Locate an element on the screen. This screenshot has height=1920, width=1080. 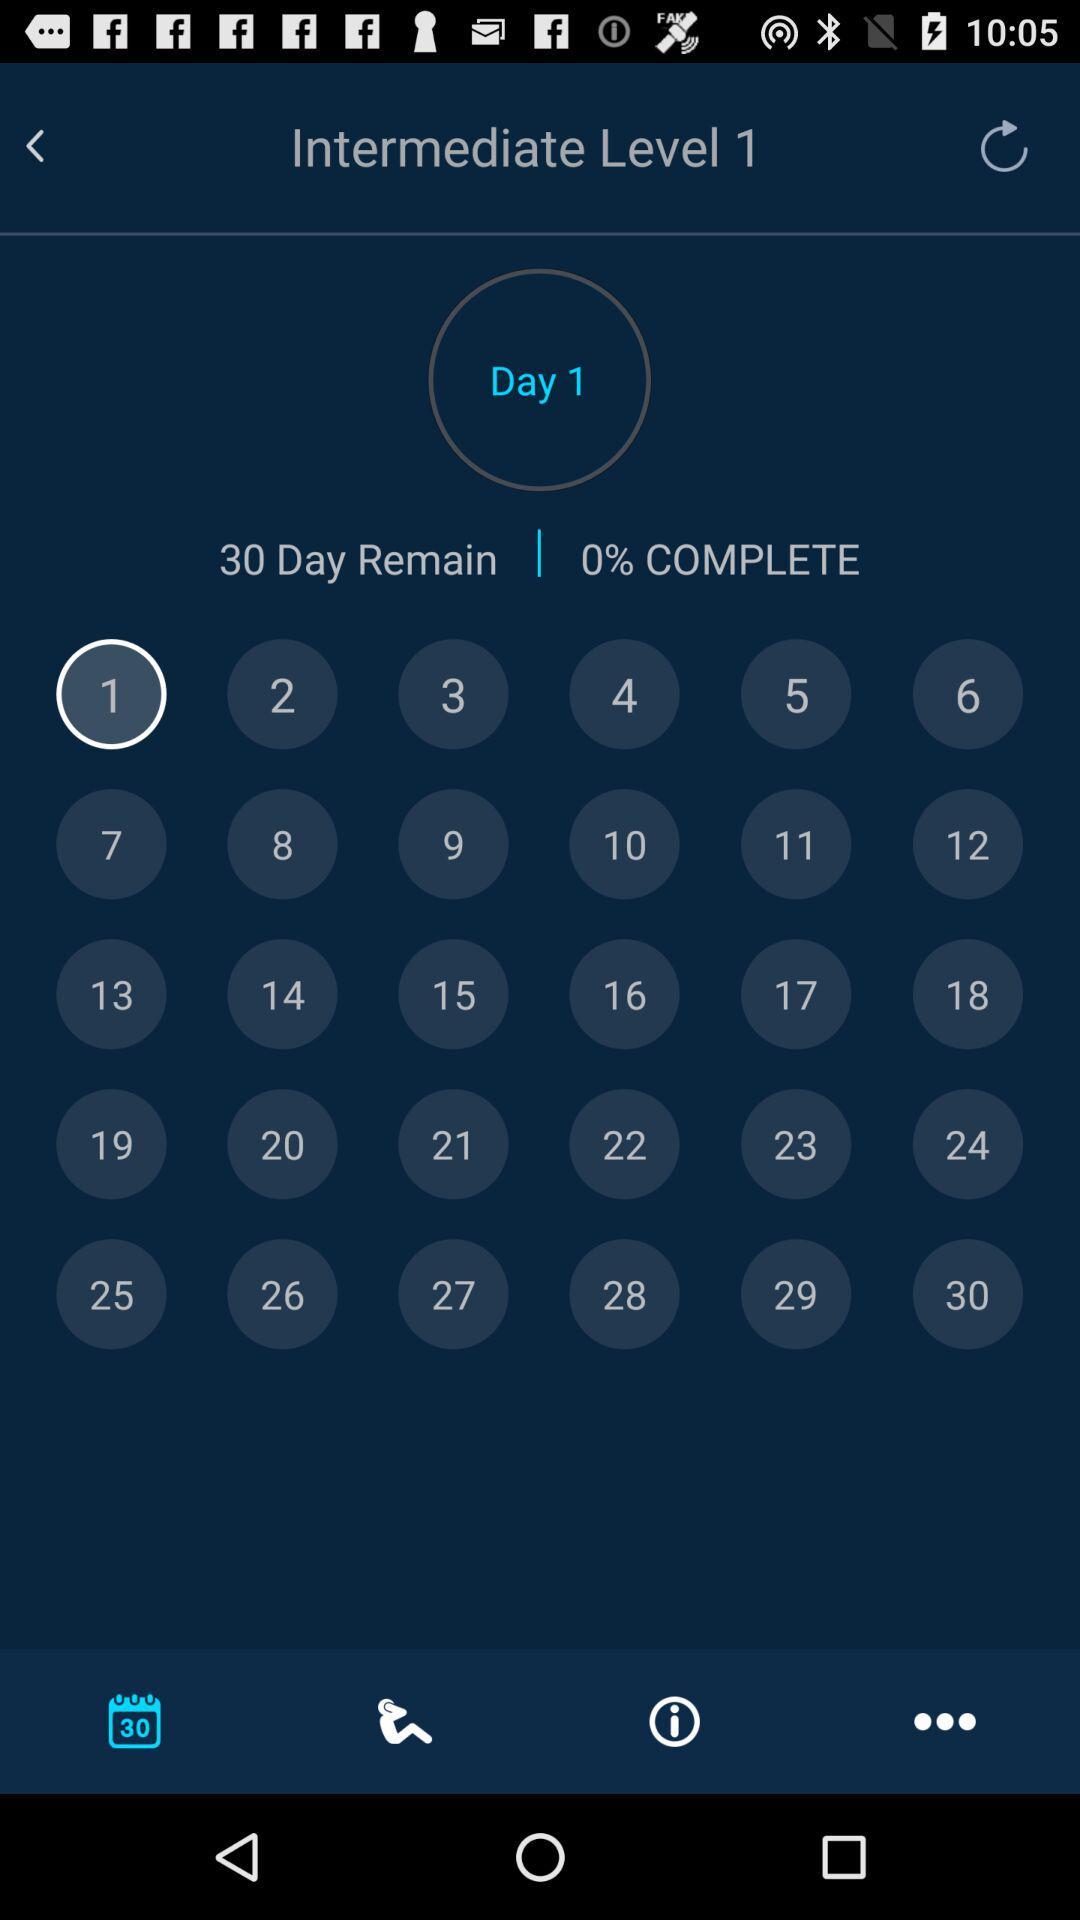
date selection is located at coordinates (623, 1144).